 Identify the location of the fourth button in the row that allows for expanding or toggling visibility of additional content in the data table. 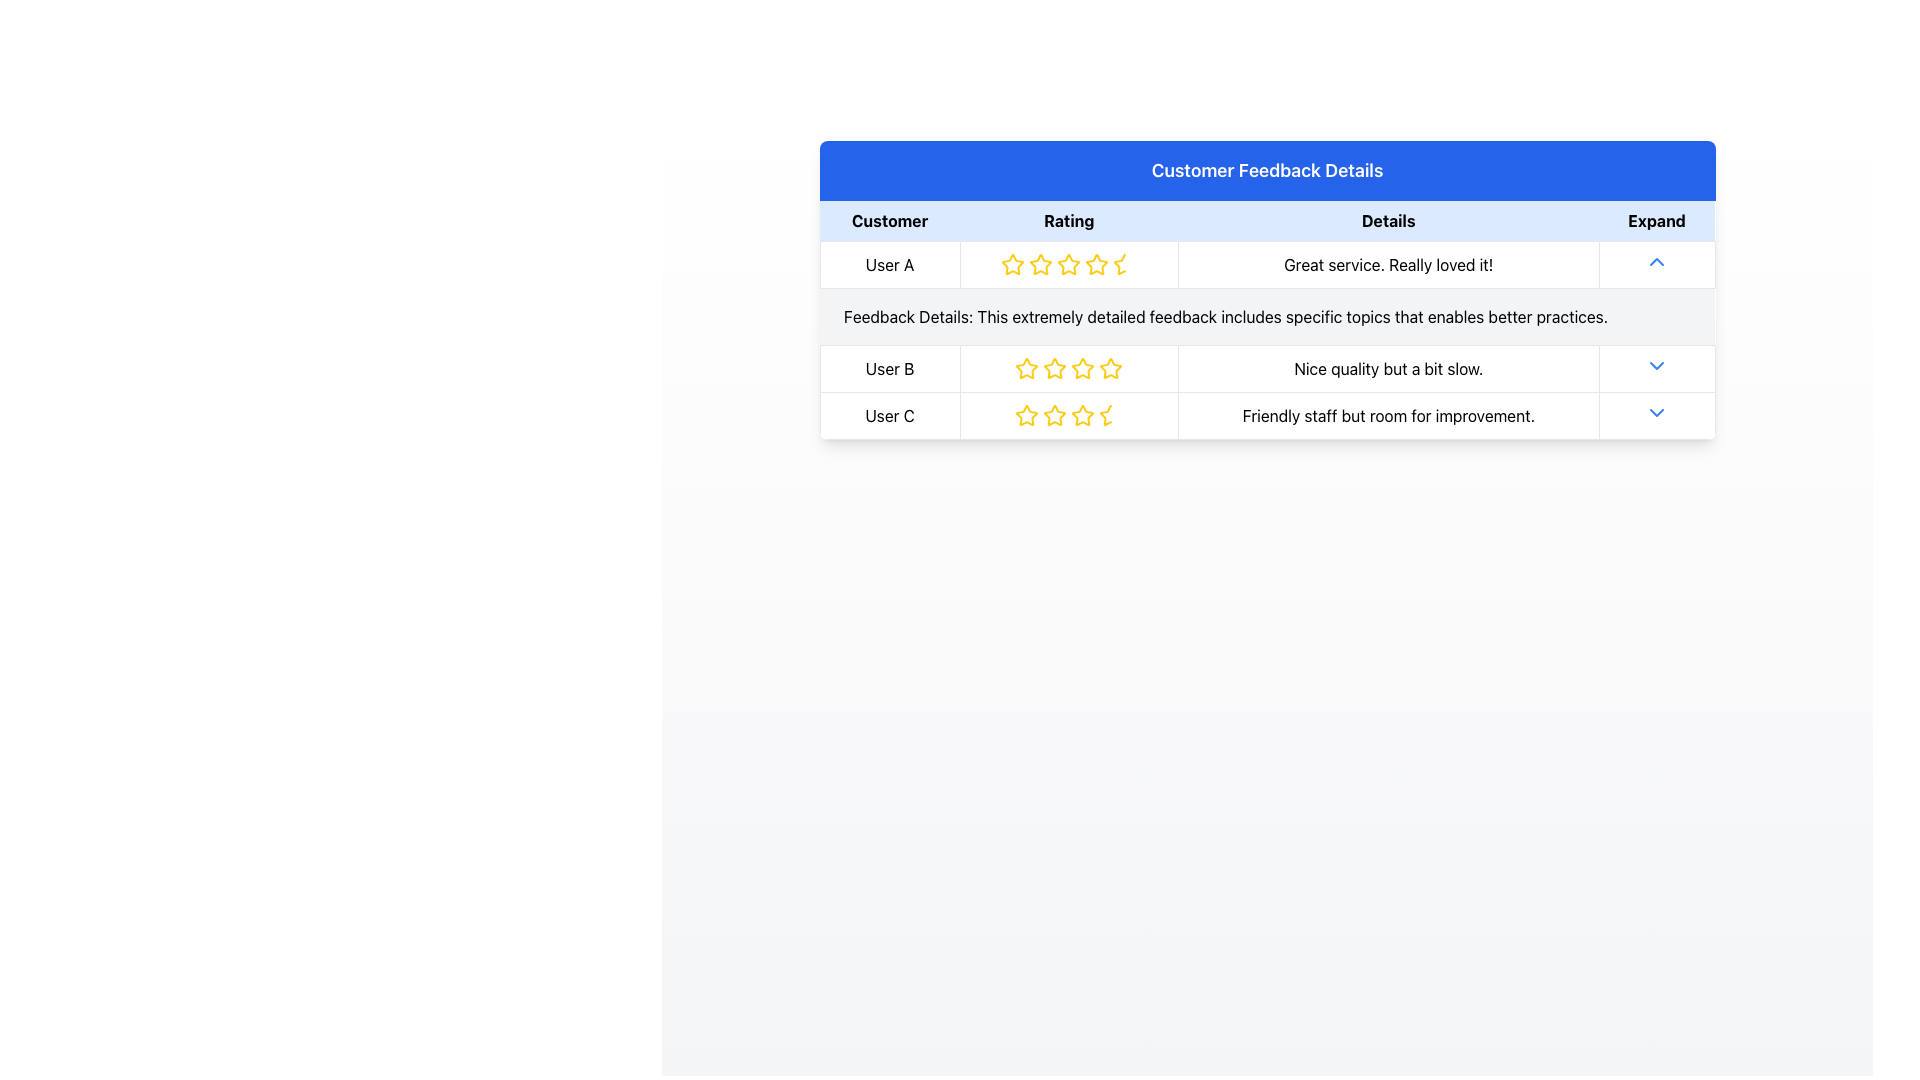
(1657, 221).